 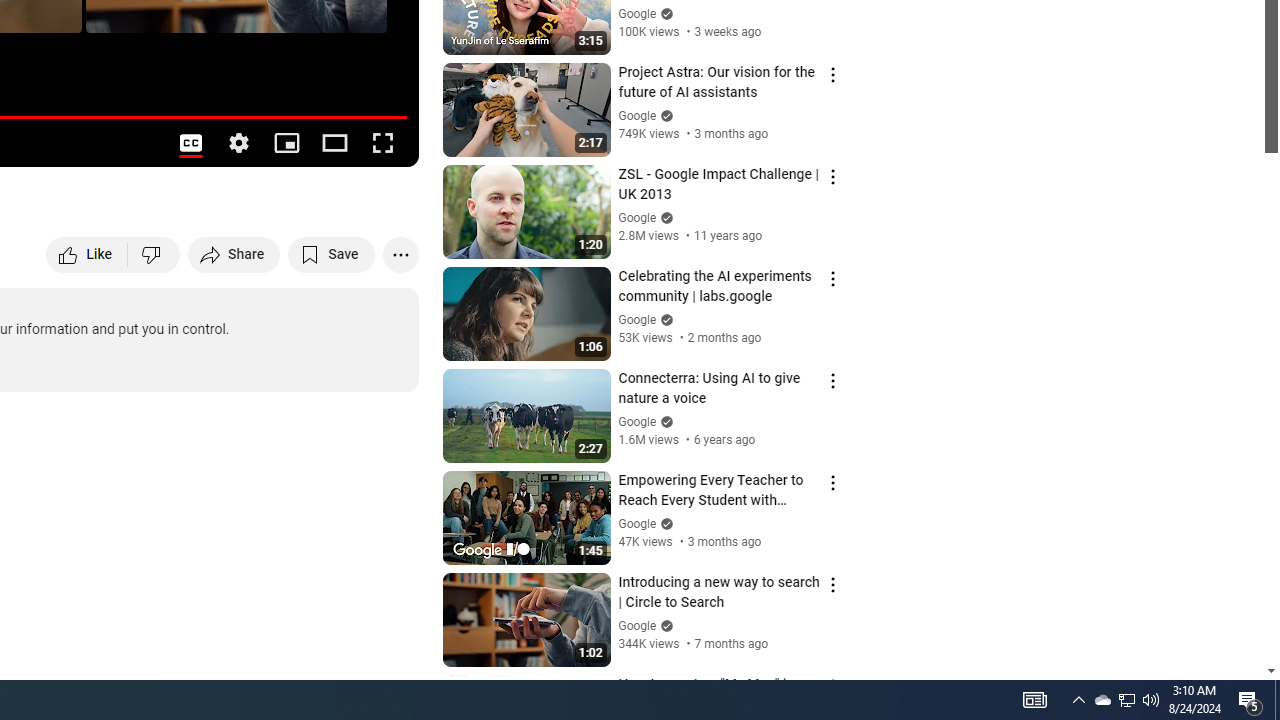 I want to click on 'More actions', so click(x=400, y=253).